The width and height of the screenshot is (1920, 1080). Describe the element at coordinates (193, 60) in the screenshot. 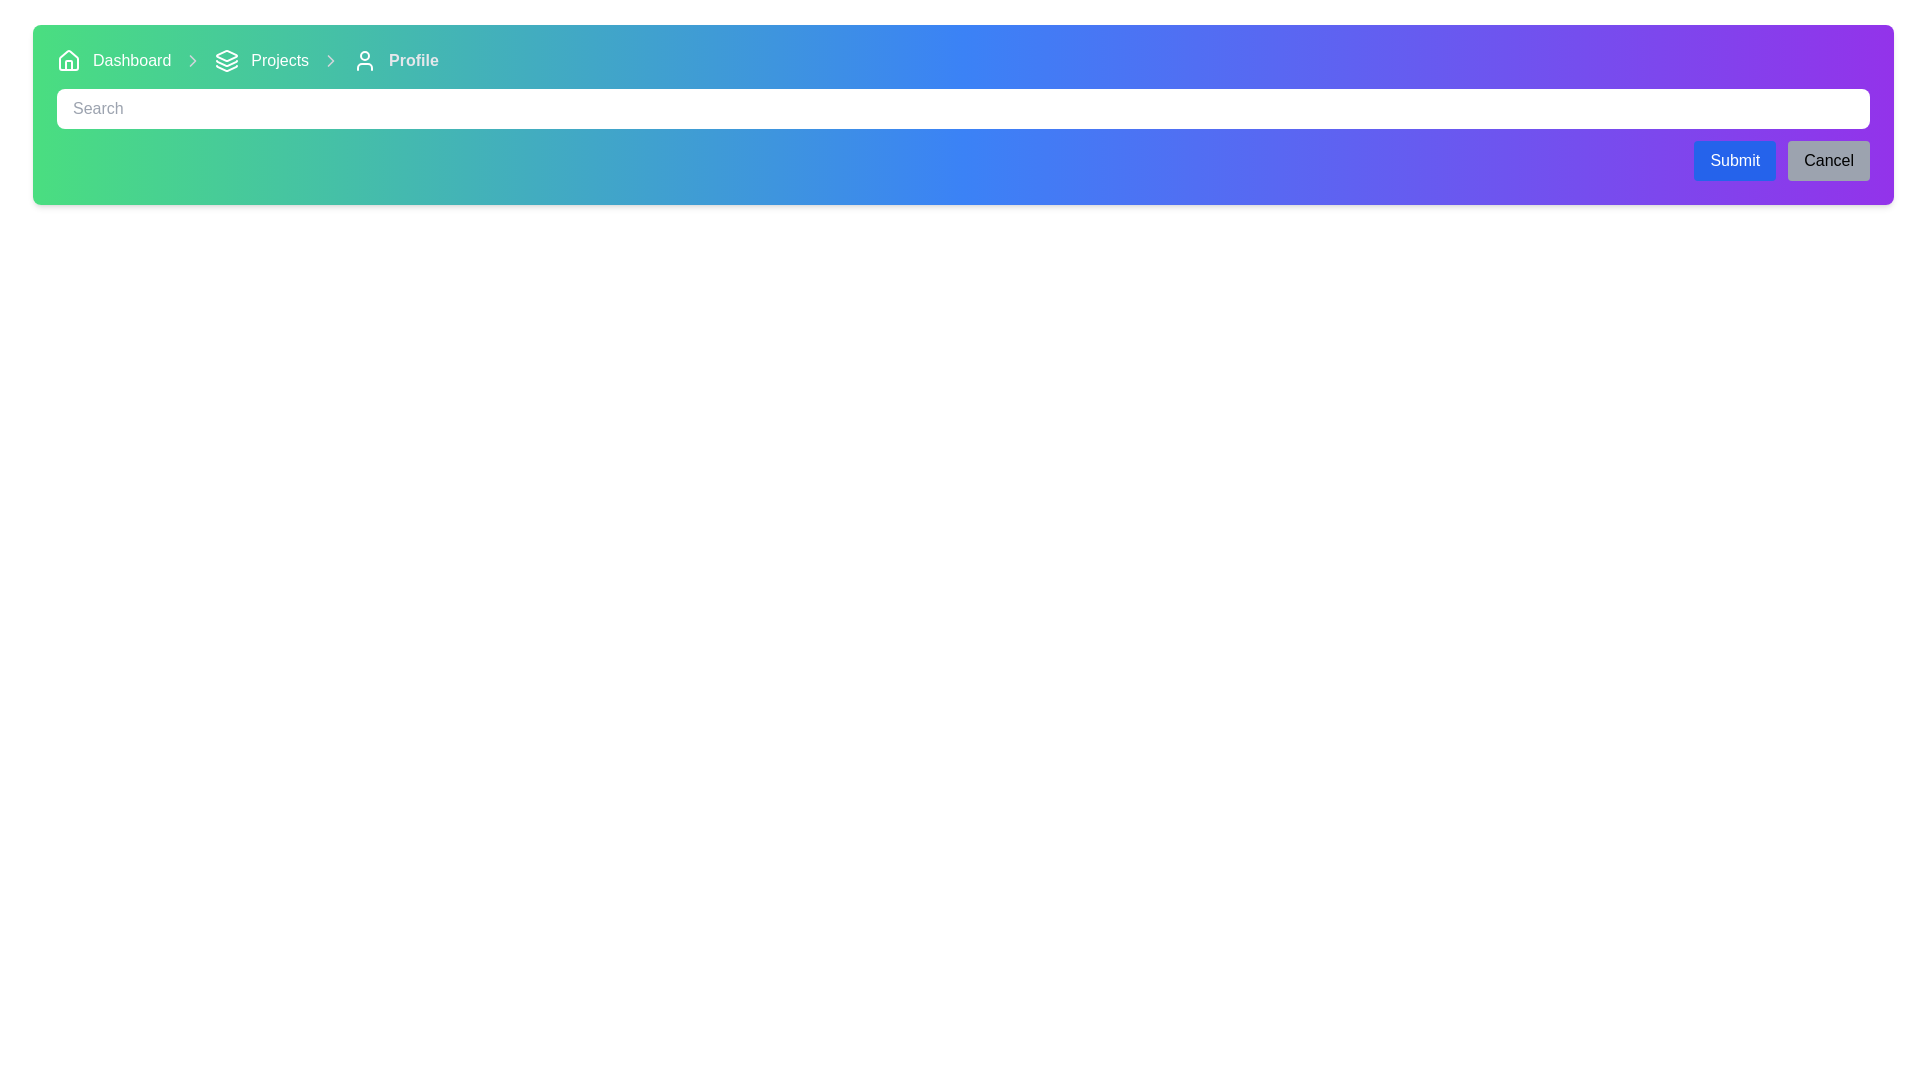

I see `the Chevron Right icon in the breadcrumb navigation bar that visually indicates the relationship between 'Projects' and 'Profile'` at that location.